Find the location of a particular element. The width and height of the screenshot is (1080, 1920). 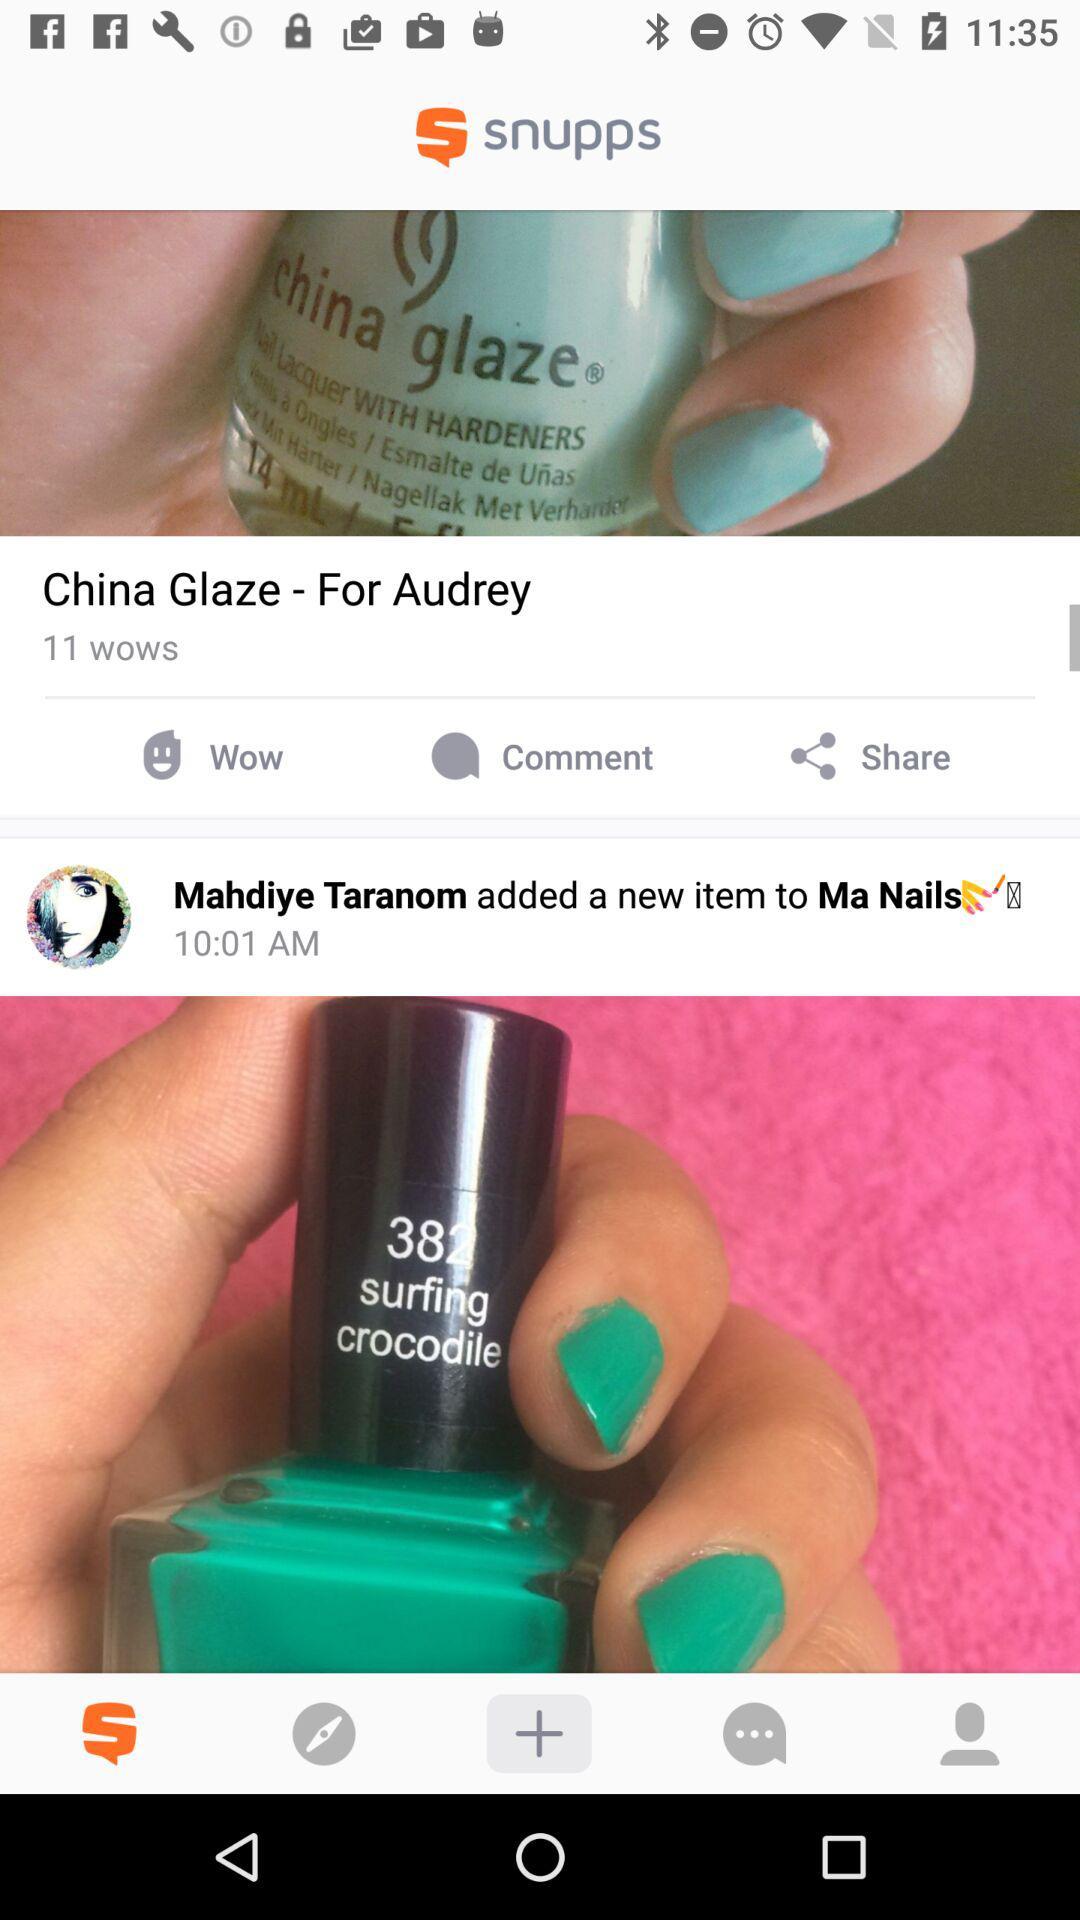

the profile icon is located at coordinates (968, 1718).